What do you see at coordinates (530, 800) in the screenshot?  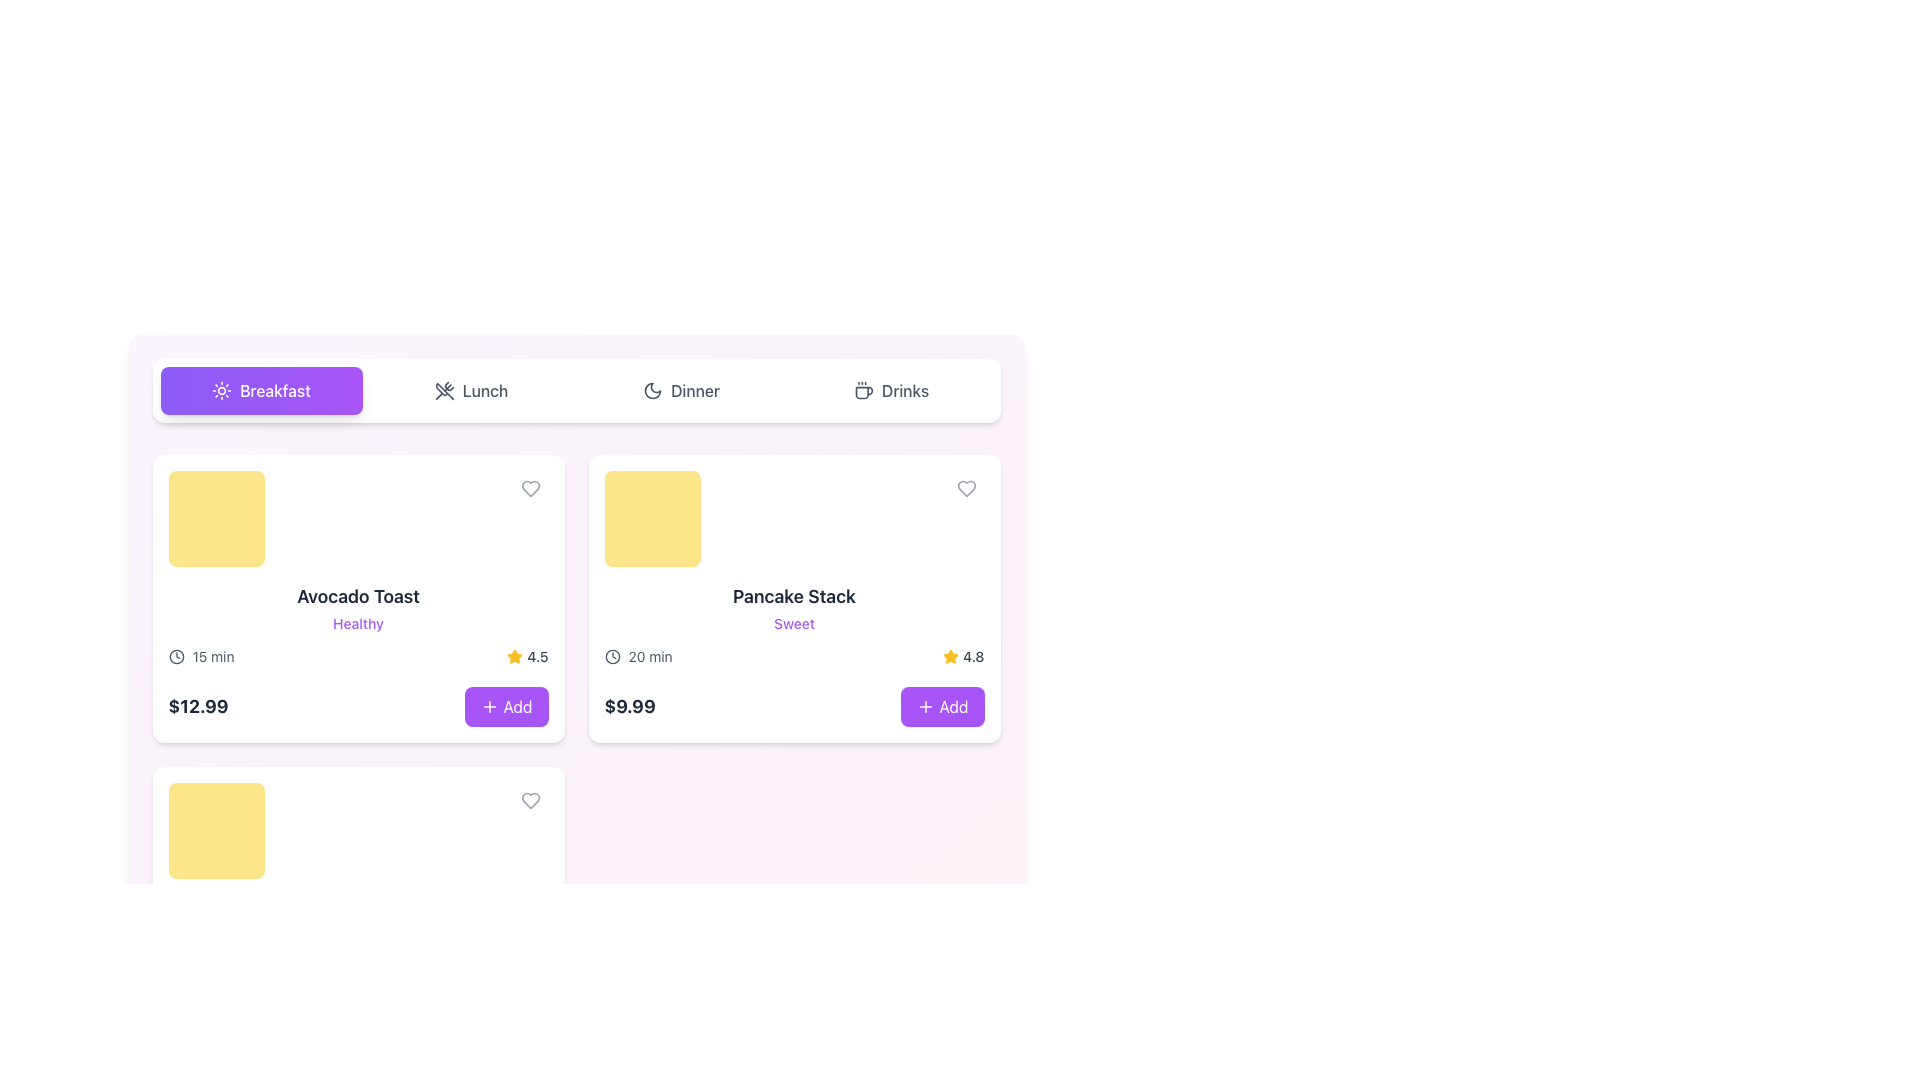 I see `the small circular button with a heart icon located at the bottom-right corner of the card for the item 'Pancake Stack'` at bounding box center [530, 800].